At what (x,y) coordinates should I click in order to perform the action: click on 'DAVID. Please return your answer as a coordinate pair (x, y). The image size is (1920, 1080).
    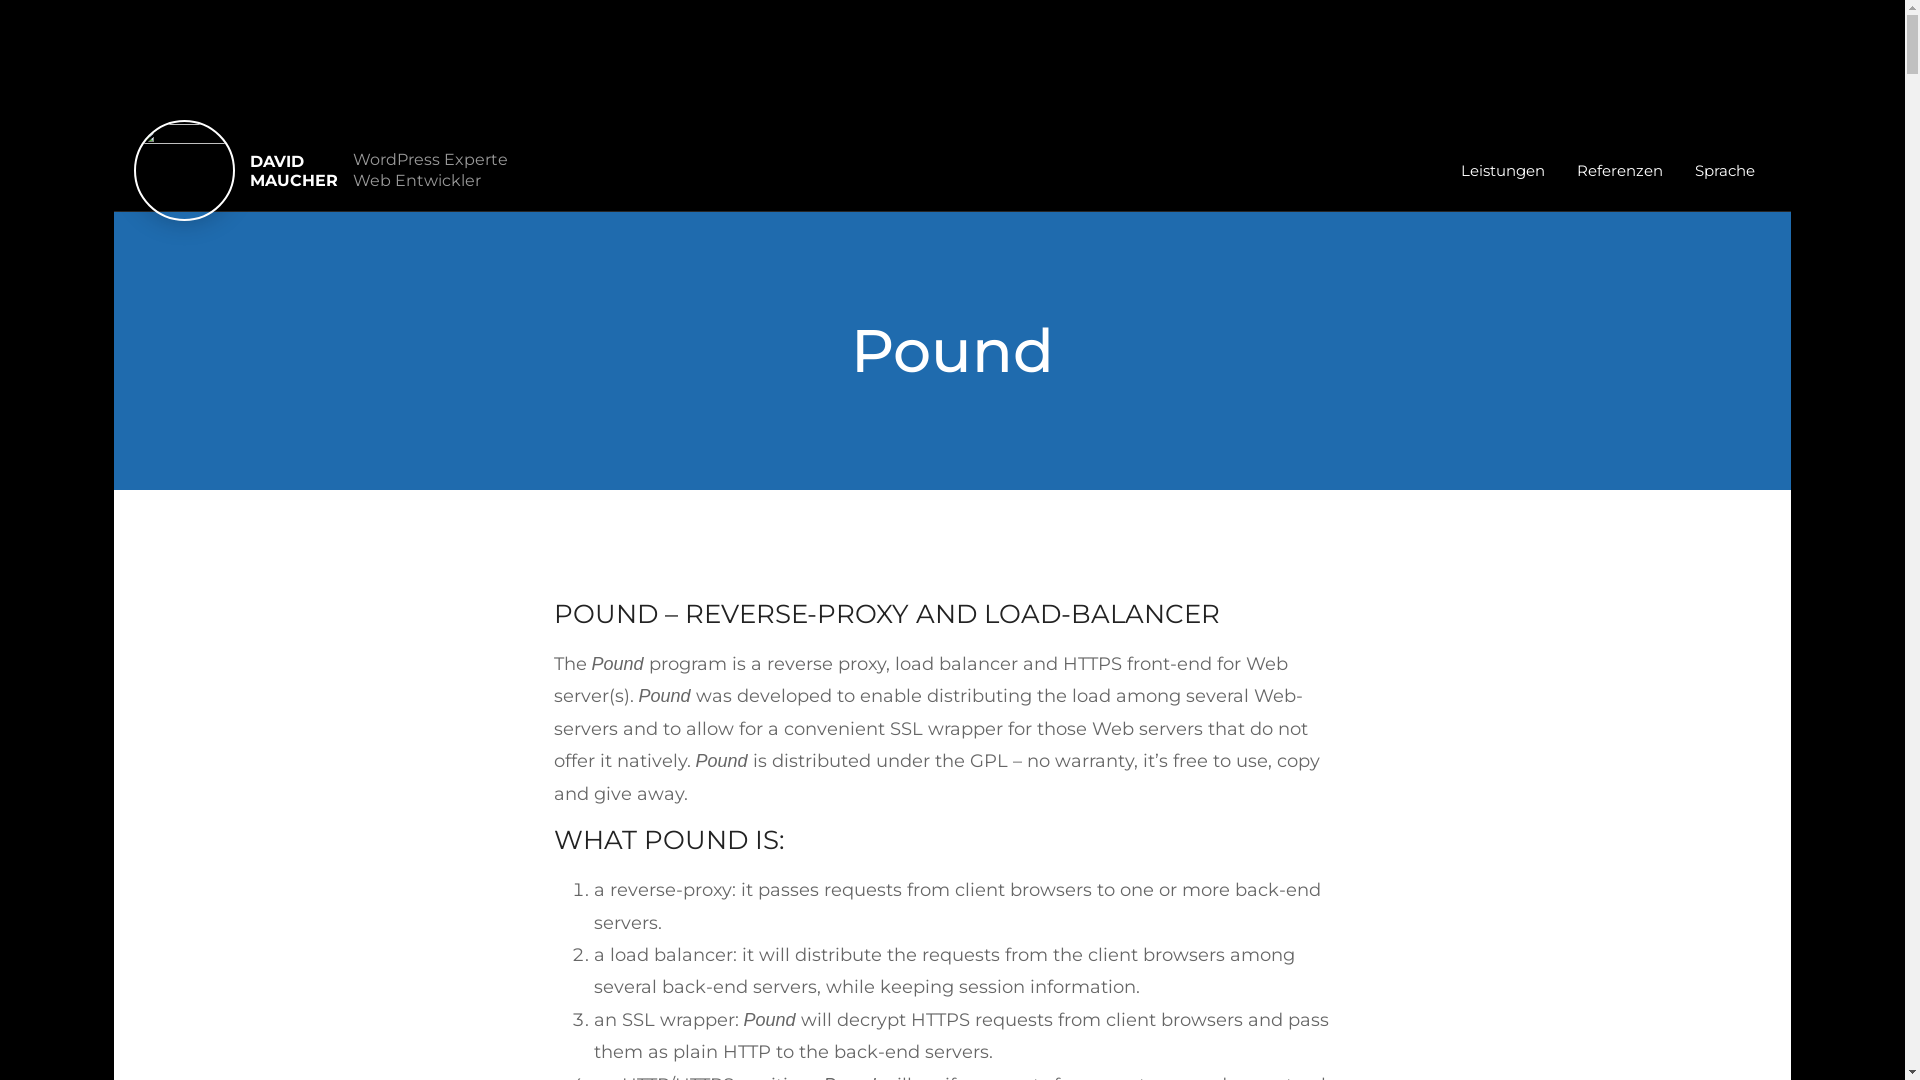
    Looking at the image, I should click on (292, 169).